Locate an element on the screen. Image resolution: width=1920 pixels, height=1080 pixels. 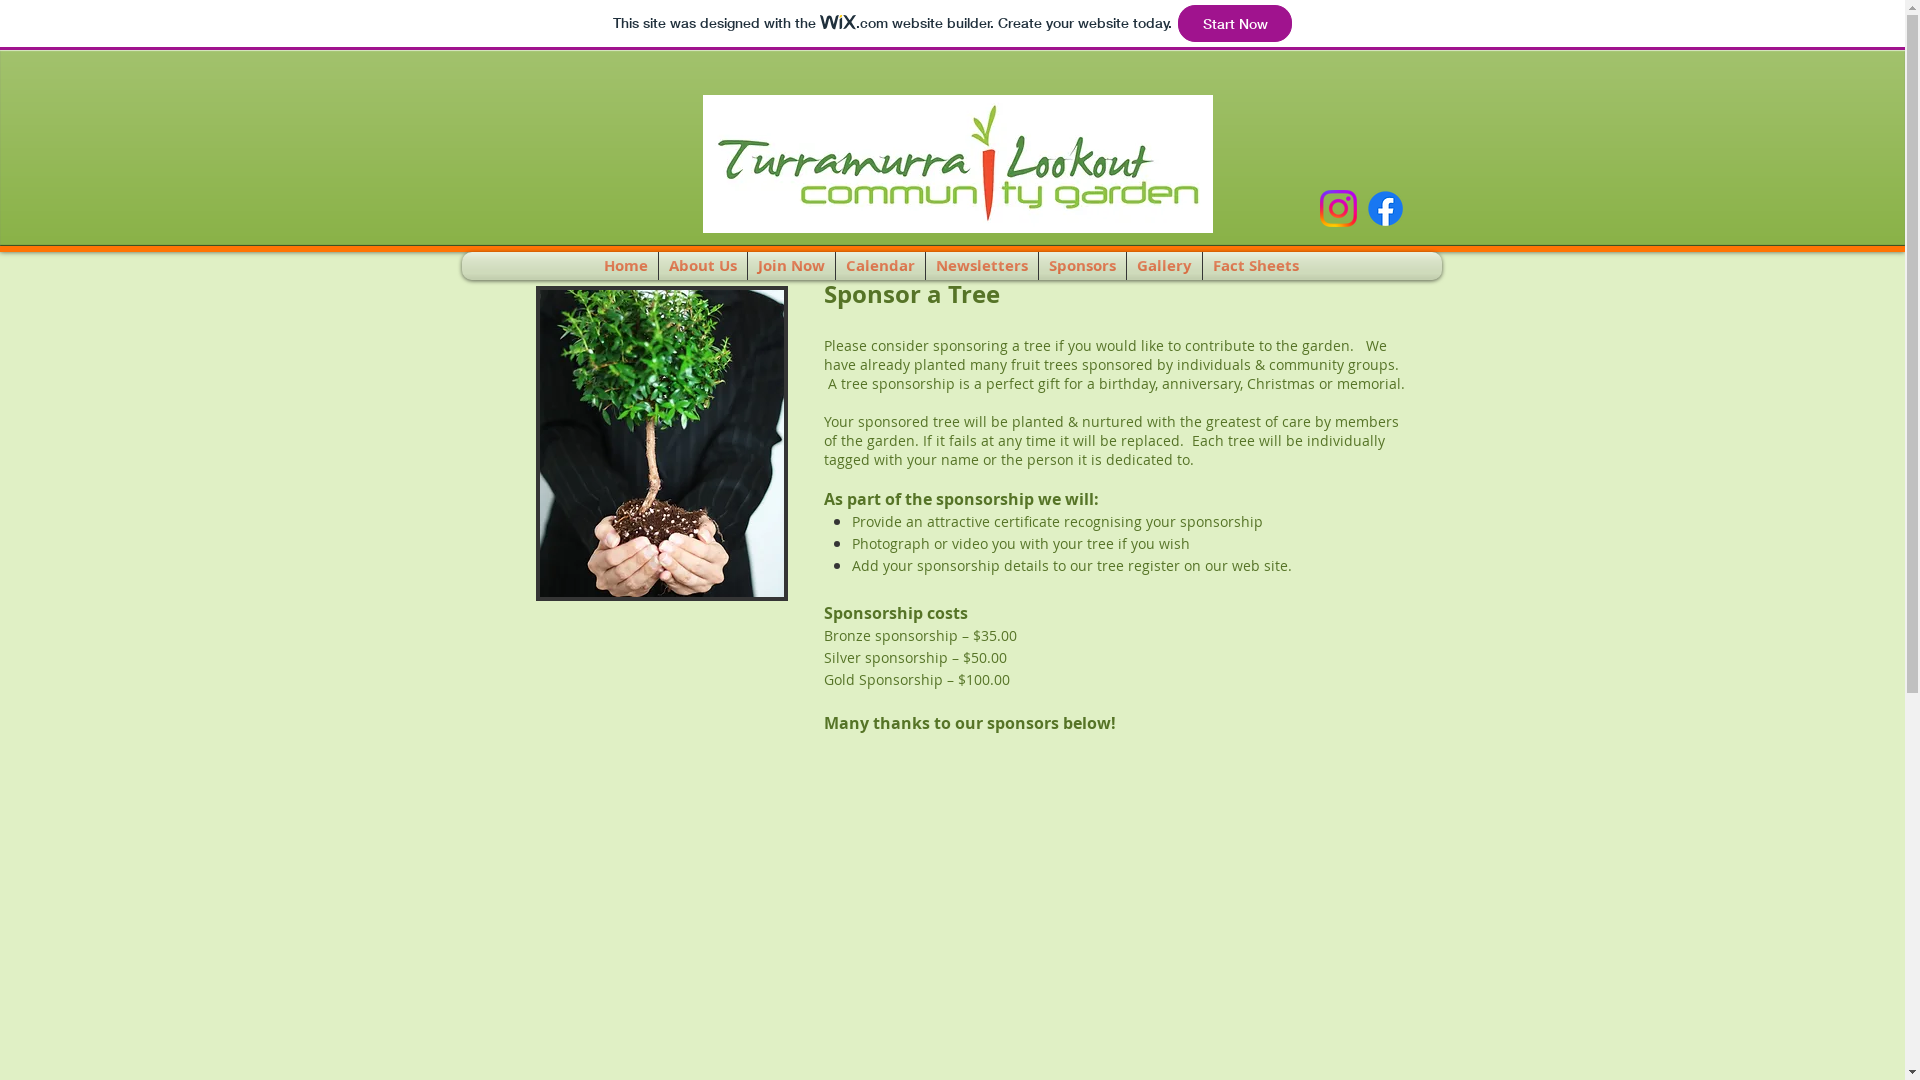
'Wix Weather' is located at coordinates (574, 155).